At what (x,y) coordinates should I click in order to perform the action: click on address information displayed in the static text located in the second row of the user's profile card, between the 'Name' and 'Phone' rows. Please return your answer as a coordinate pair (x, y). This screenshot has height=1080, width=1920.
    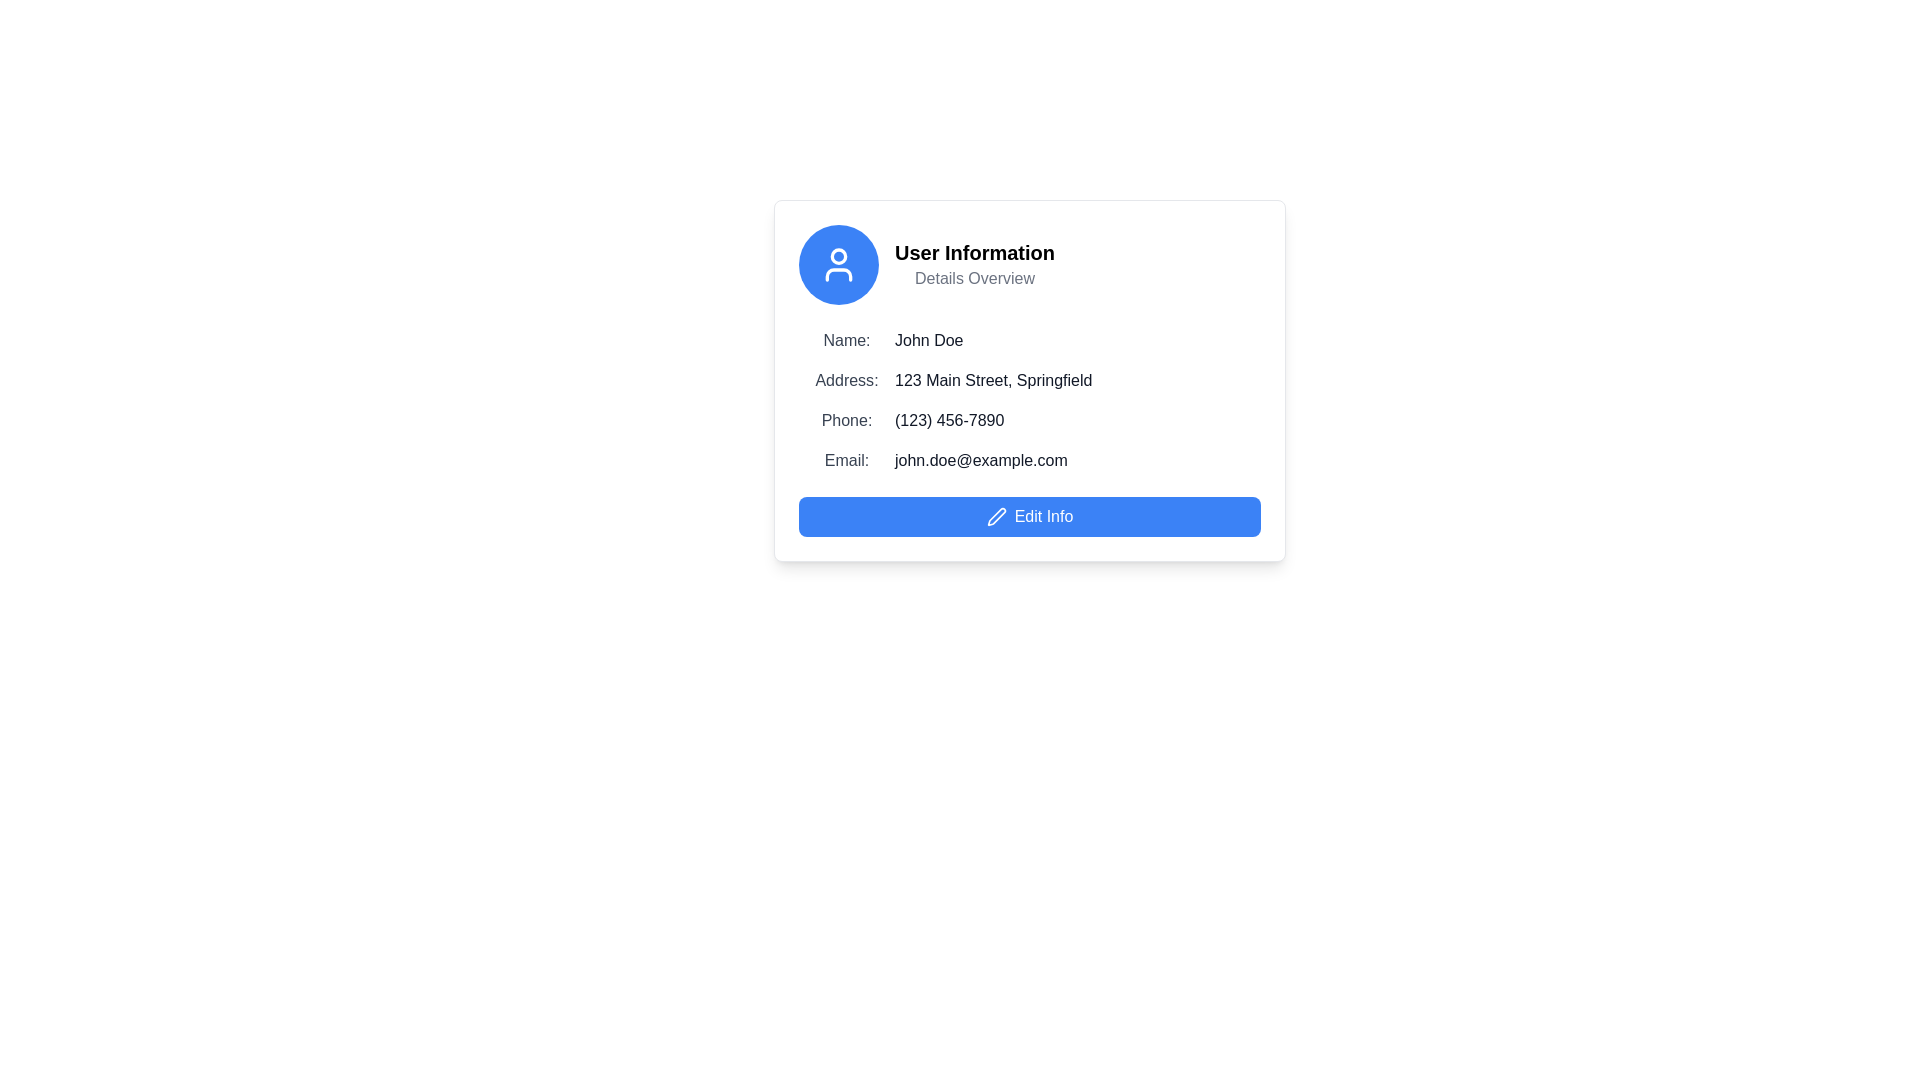
    Looking at the image, I should click on (1030, 381).